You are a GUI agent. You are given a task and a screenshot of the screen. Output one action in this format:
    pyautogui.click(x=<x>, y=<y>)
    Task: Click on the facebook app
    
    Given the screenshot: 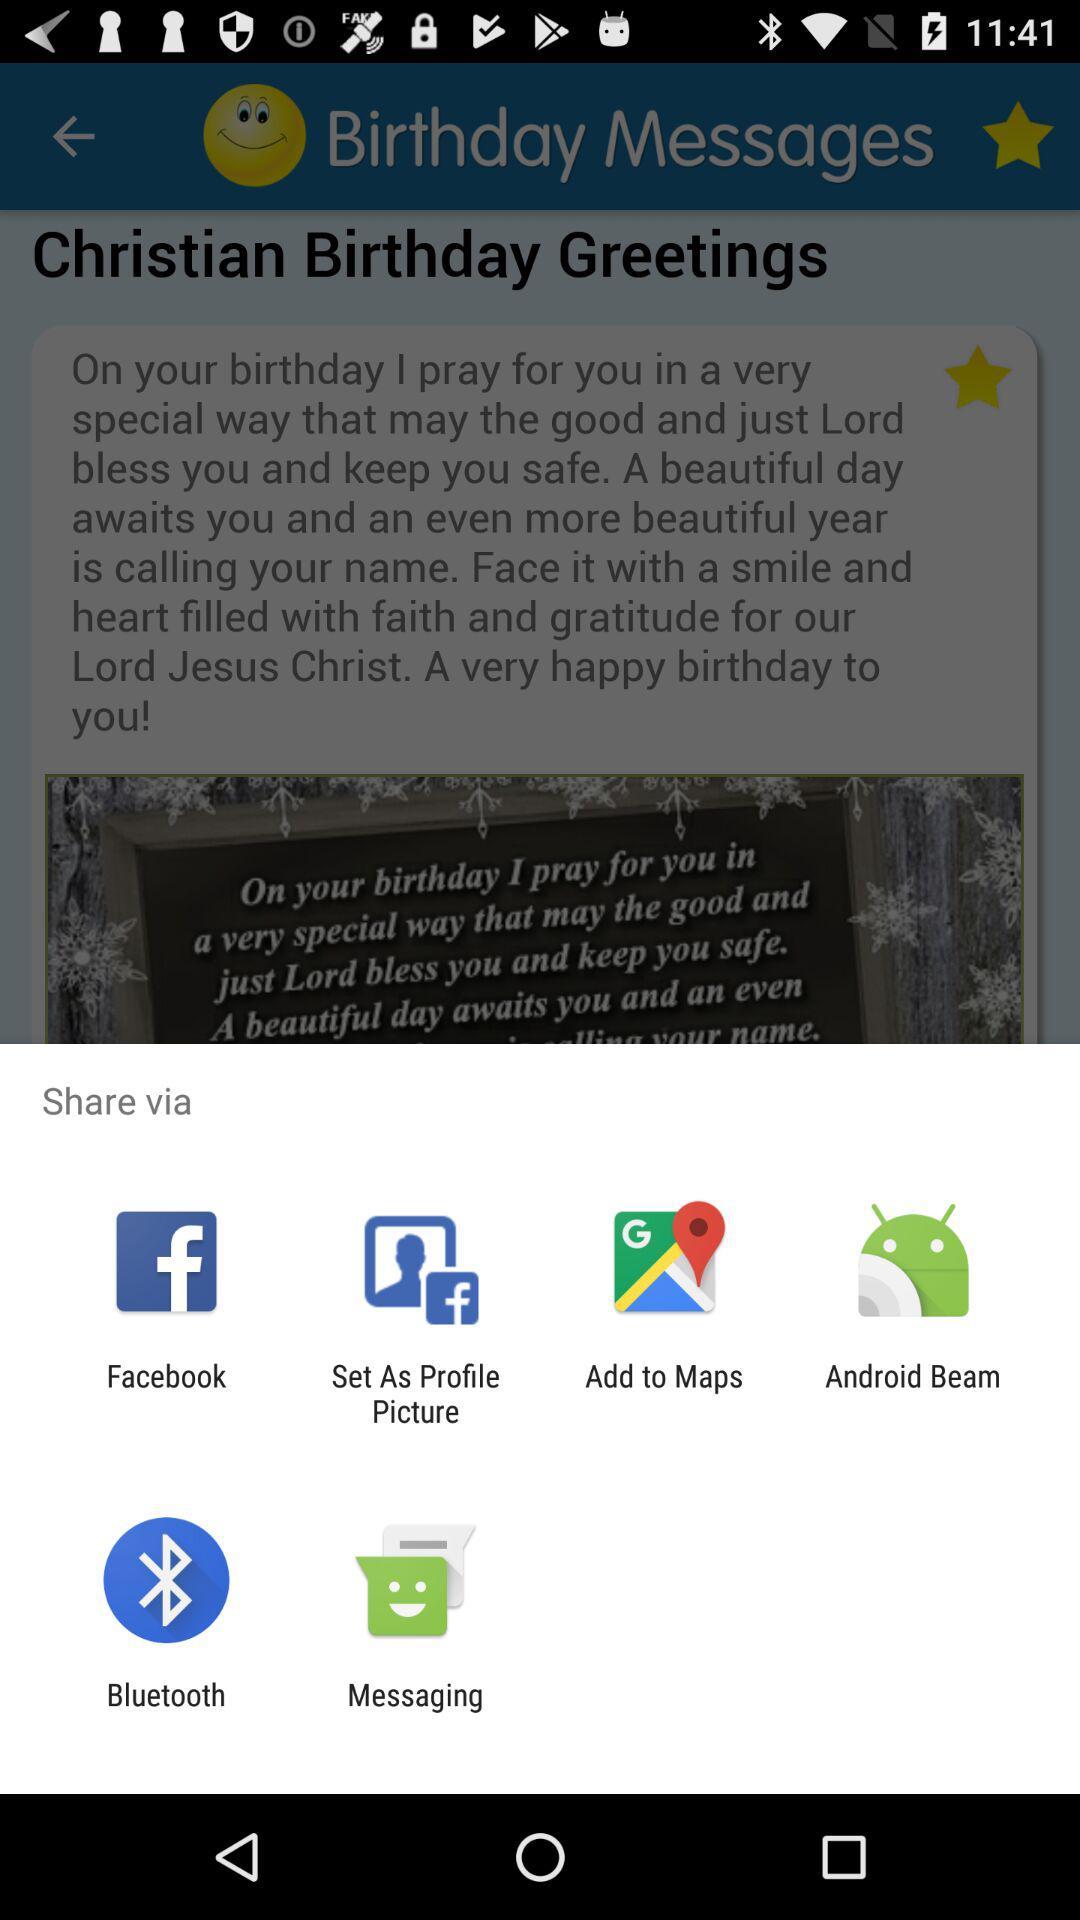 What is the action you would take?
    pyautogui.click(x=165, y=1392)
    